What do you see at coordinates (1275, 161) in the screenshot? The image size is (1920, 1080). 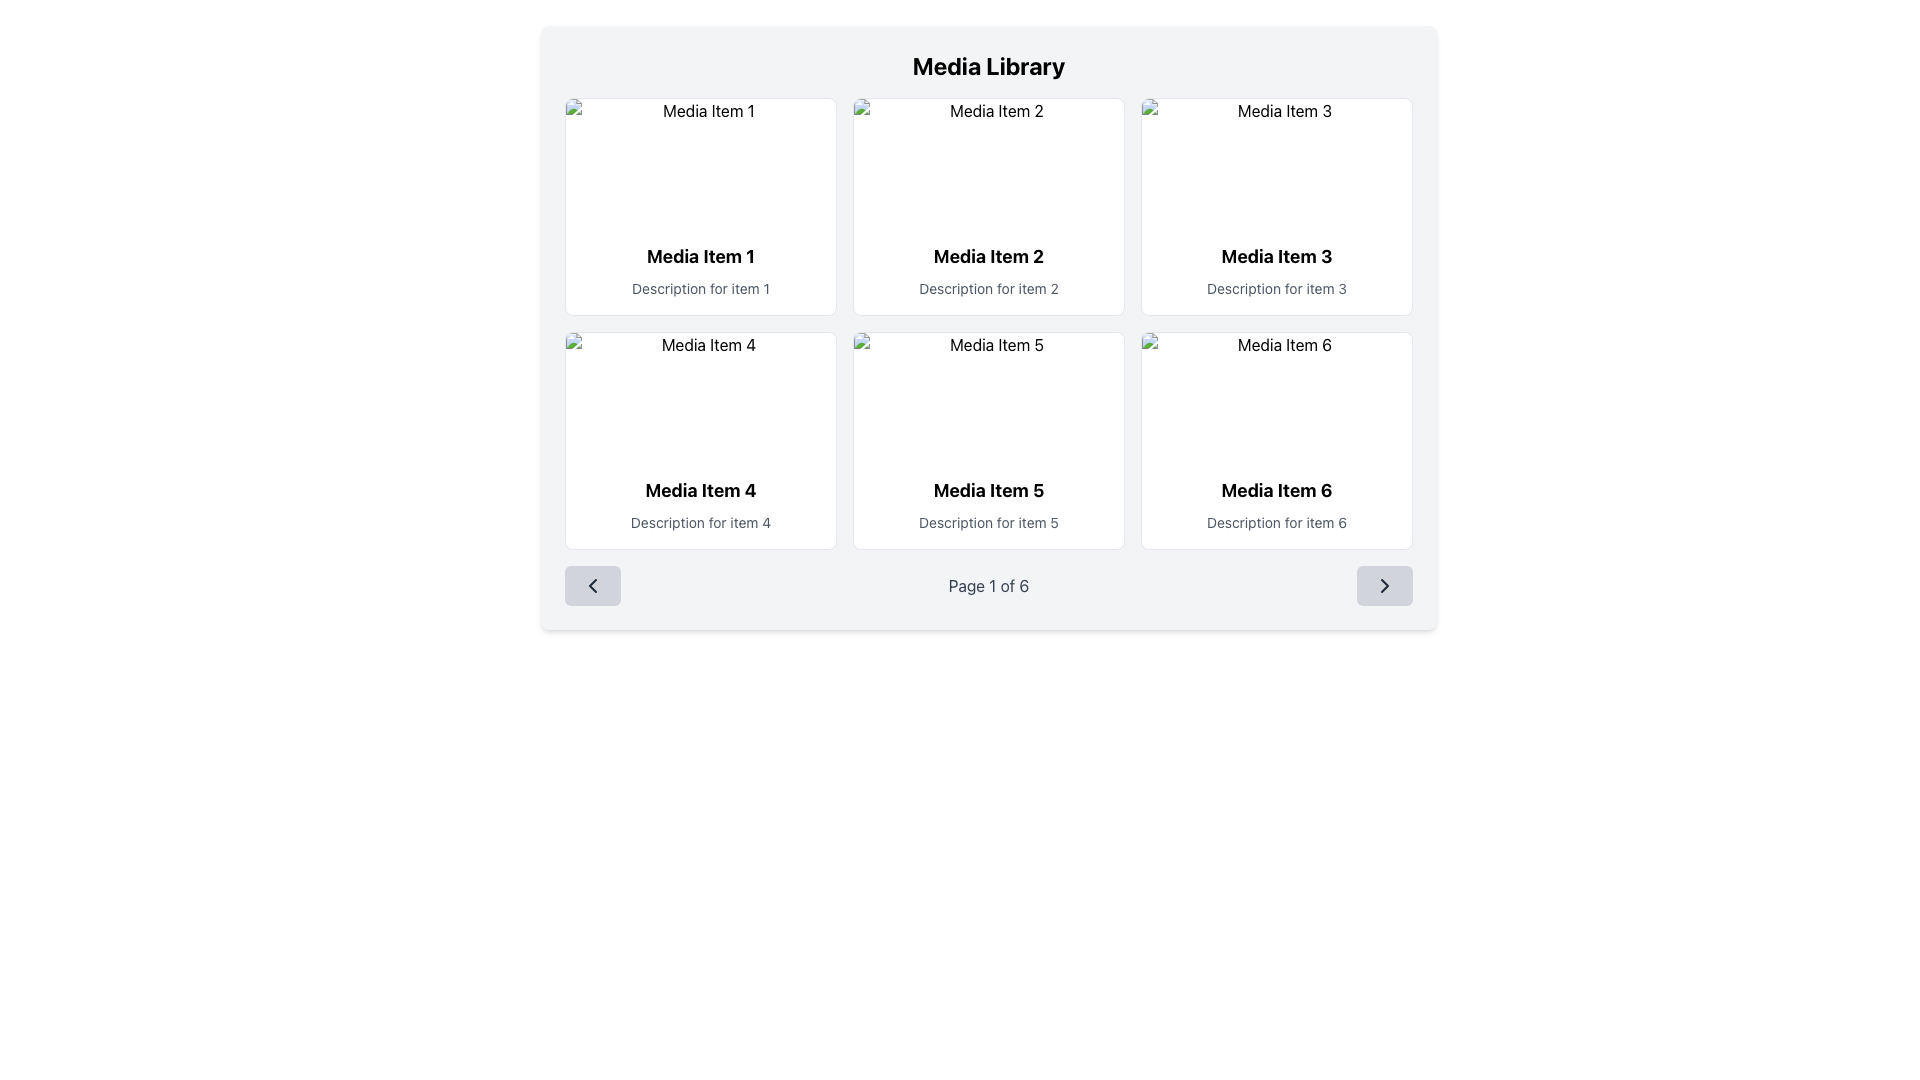 I see `the image placeholder displaying 'Item 3' in the media card for 'Media Item 3', positioned in the top-right section of the grid layout` at bounding box center [1275, 161].